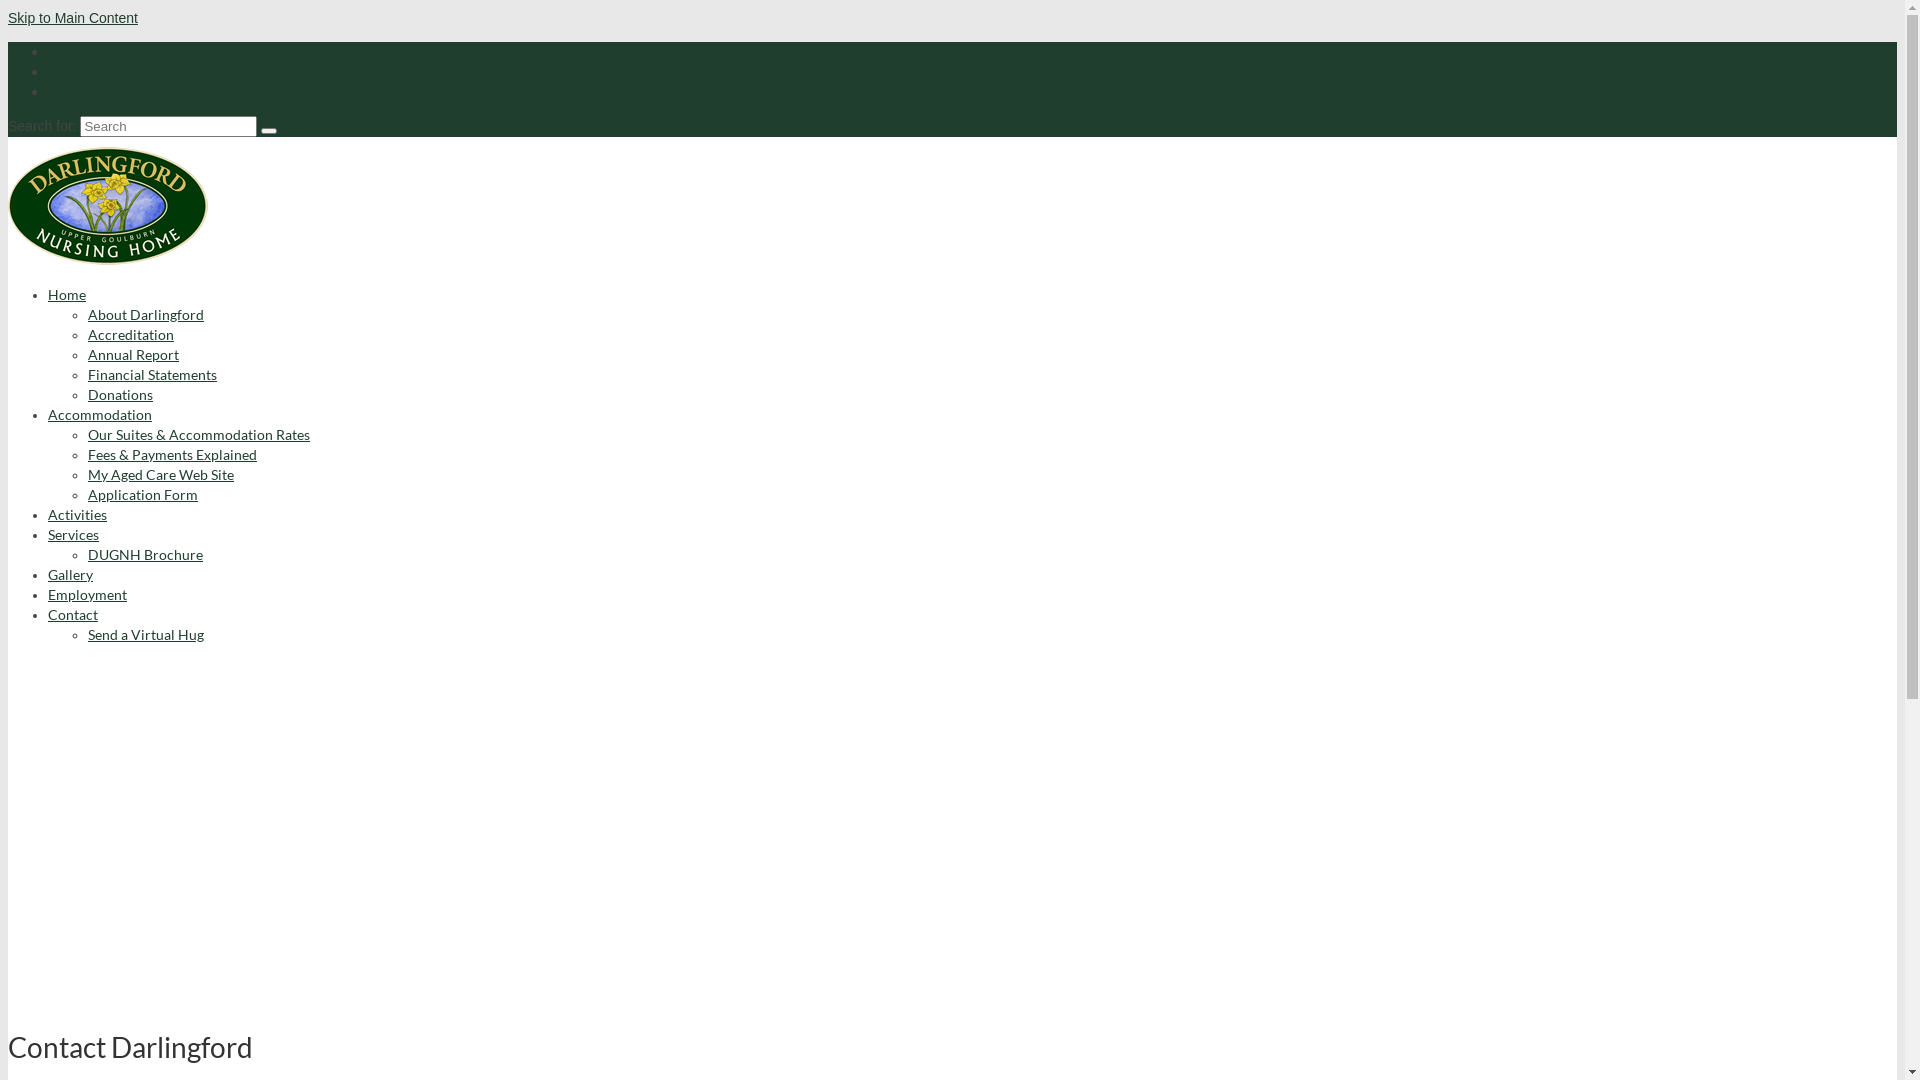 The height and width of the screenshot is (1080, 1920). What do you see at coordinates (48, 574) in the screenshot?
I see `'Gallery'` at bounding box center [48, 574].